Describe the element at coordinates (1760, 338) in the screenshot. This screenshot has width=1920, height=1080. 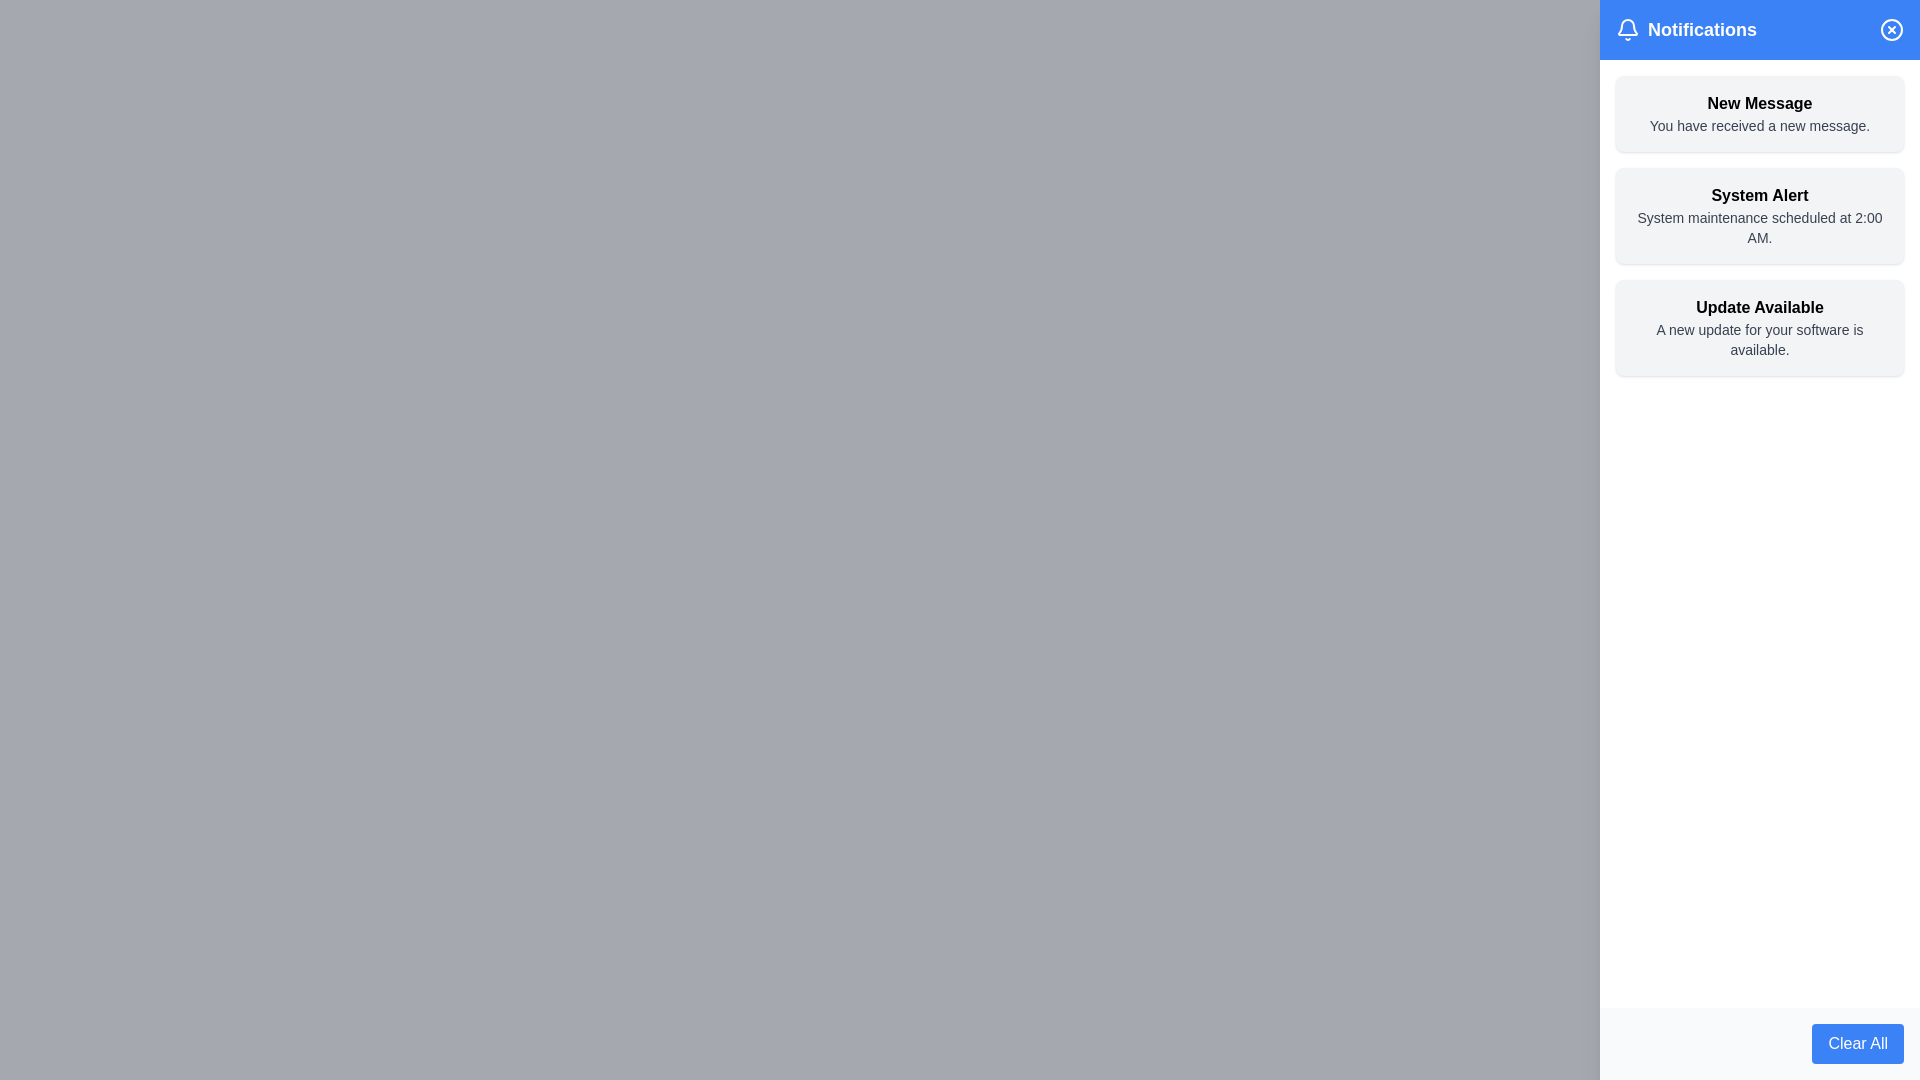
I see `the text element that reads 'A new update for your software is available.' positioned within the notification card labeled 'Update Available.'` at that location.